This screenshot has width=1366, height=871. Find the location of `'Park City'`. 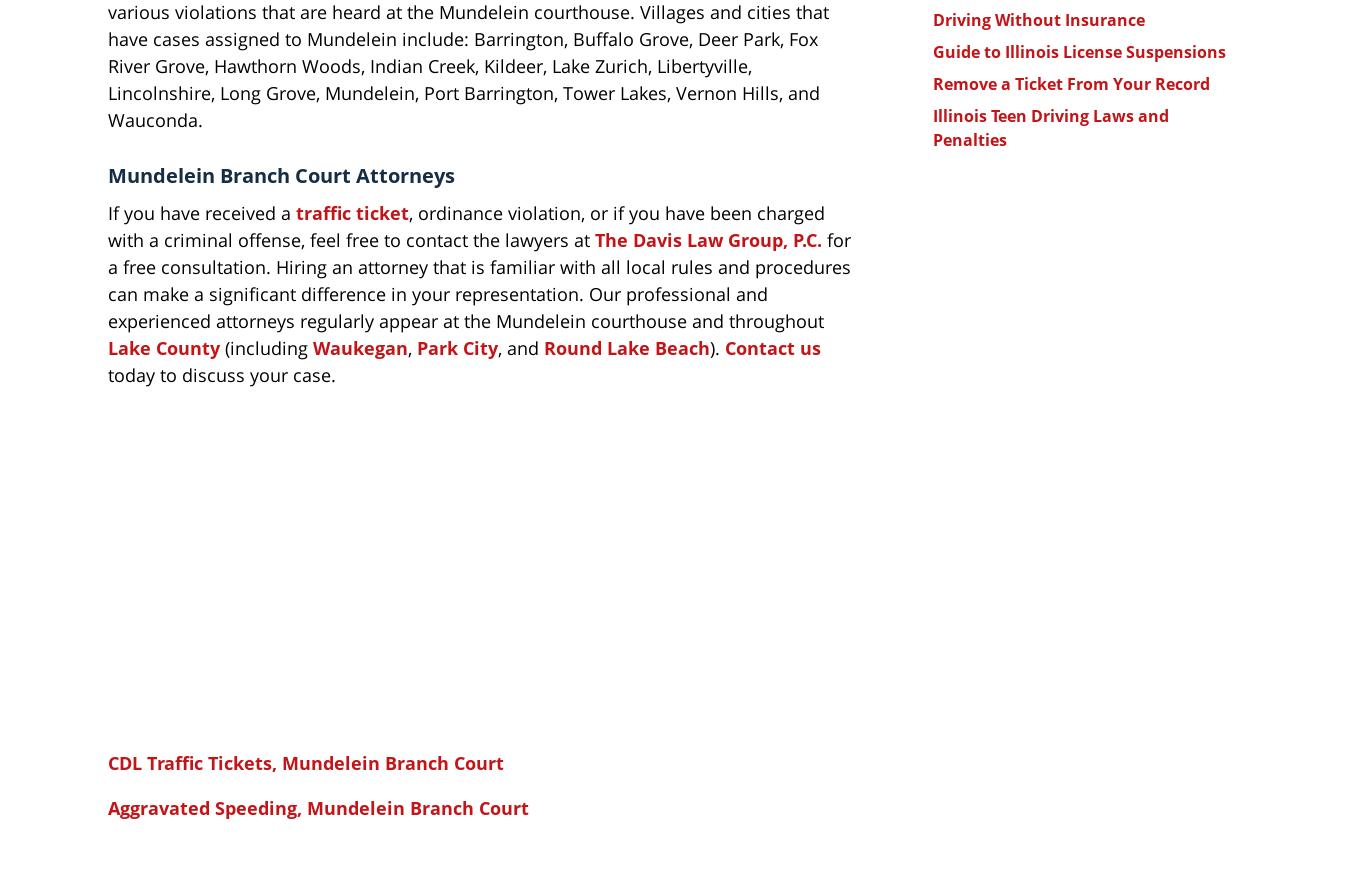

'Park City' is located at coordinates (457, 346).